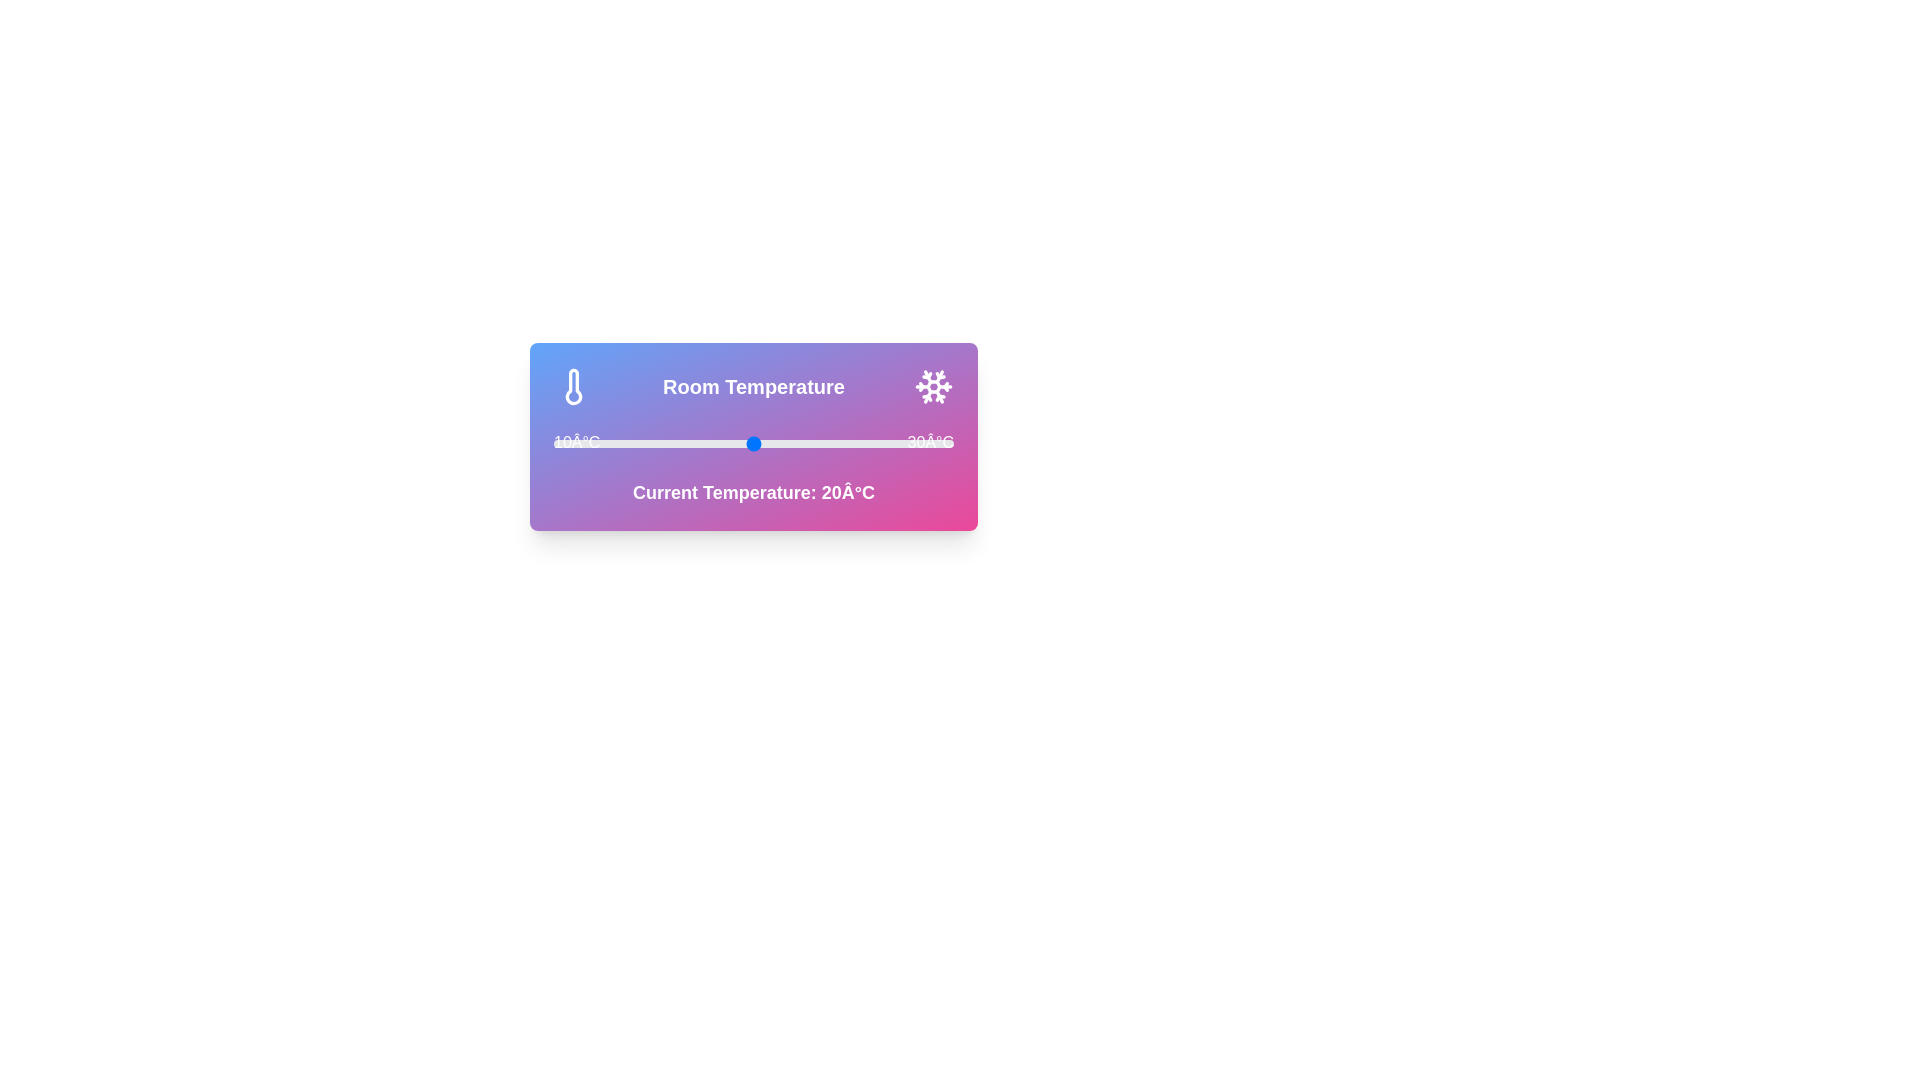 The width and height of the screenshot is (1920, 1080). What do you see at coordinates (814, 442) in the screenshot?
I see `the temperature slider to 23°C` at bounding box center [814, 442].